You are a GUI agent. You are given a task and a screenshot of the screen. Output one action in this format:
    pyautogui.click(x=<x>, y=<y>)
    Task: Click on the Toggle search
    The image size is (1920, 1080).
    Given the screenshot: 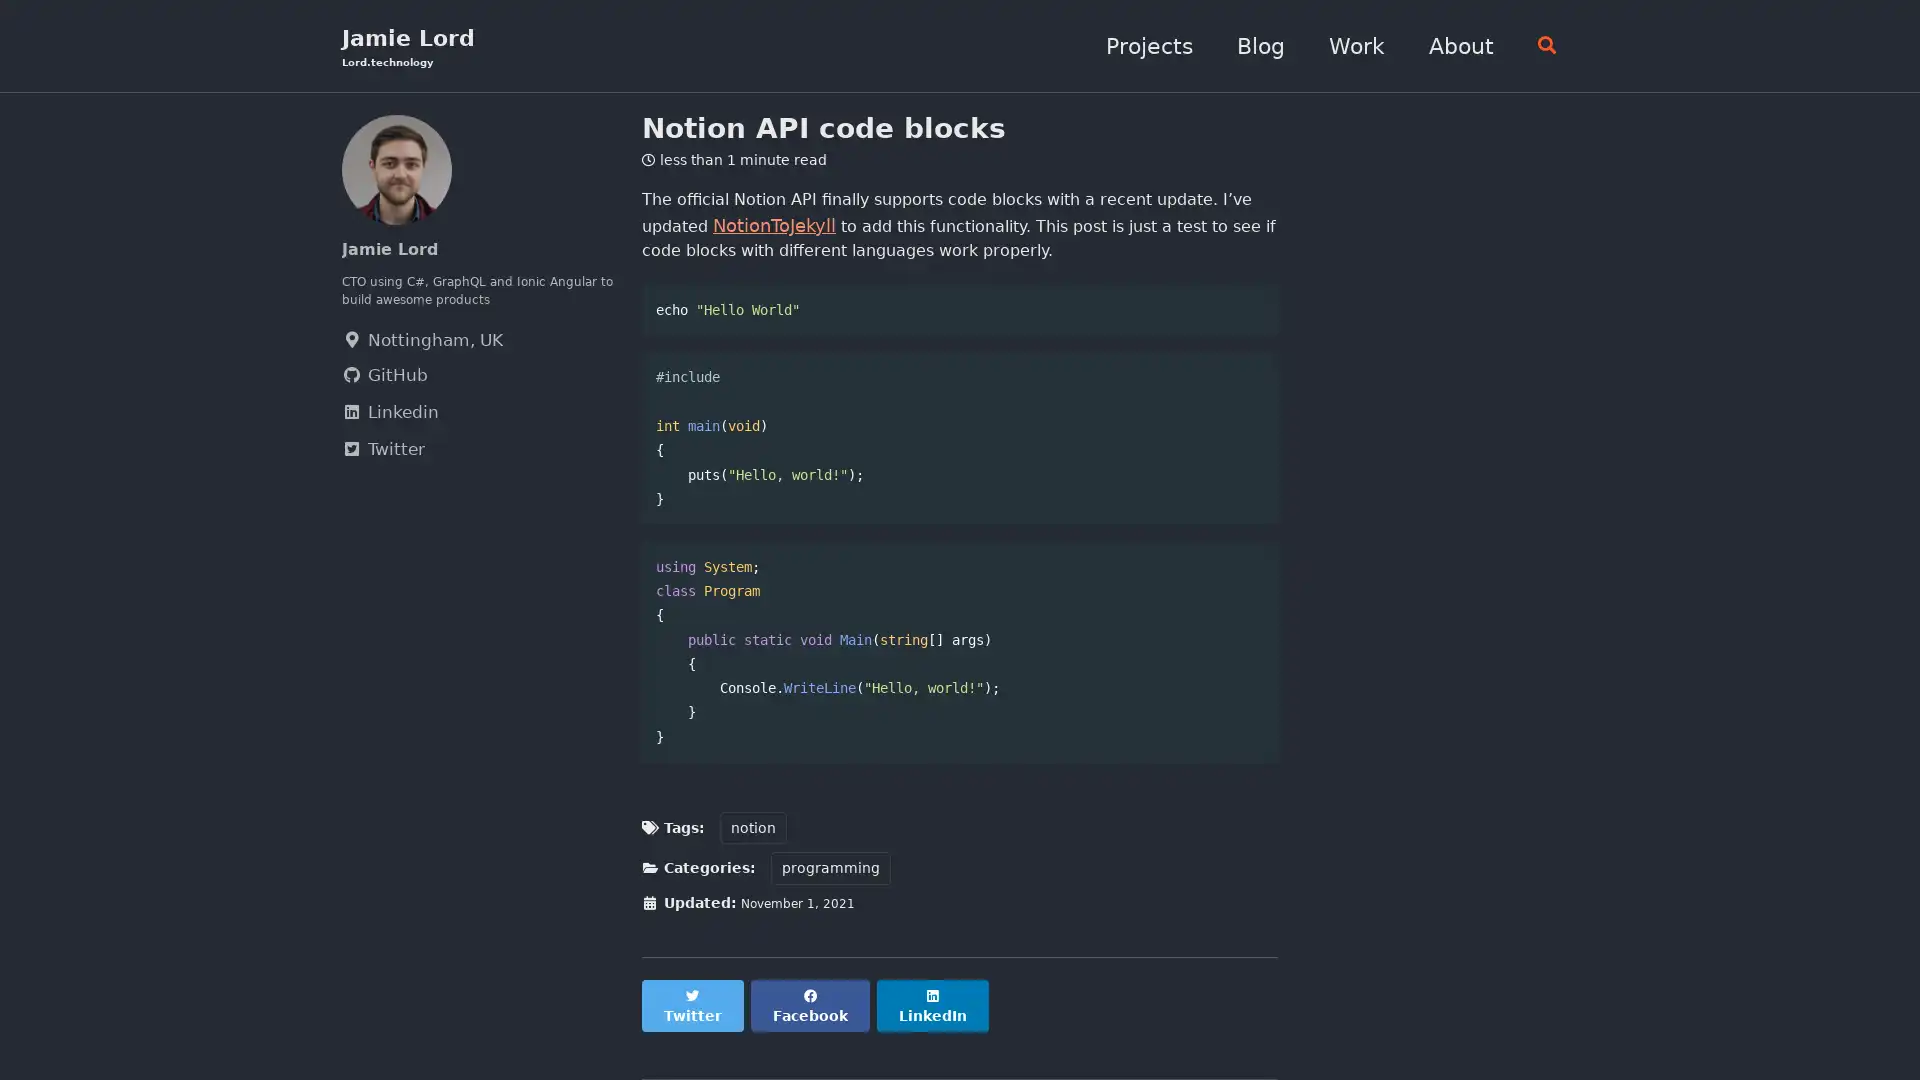 What is the action you would take?
    pyautogui.click(x=1538, y=46)
    